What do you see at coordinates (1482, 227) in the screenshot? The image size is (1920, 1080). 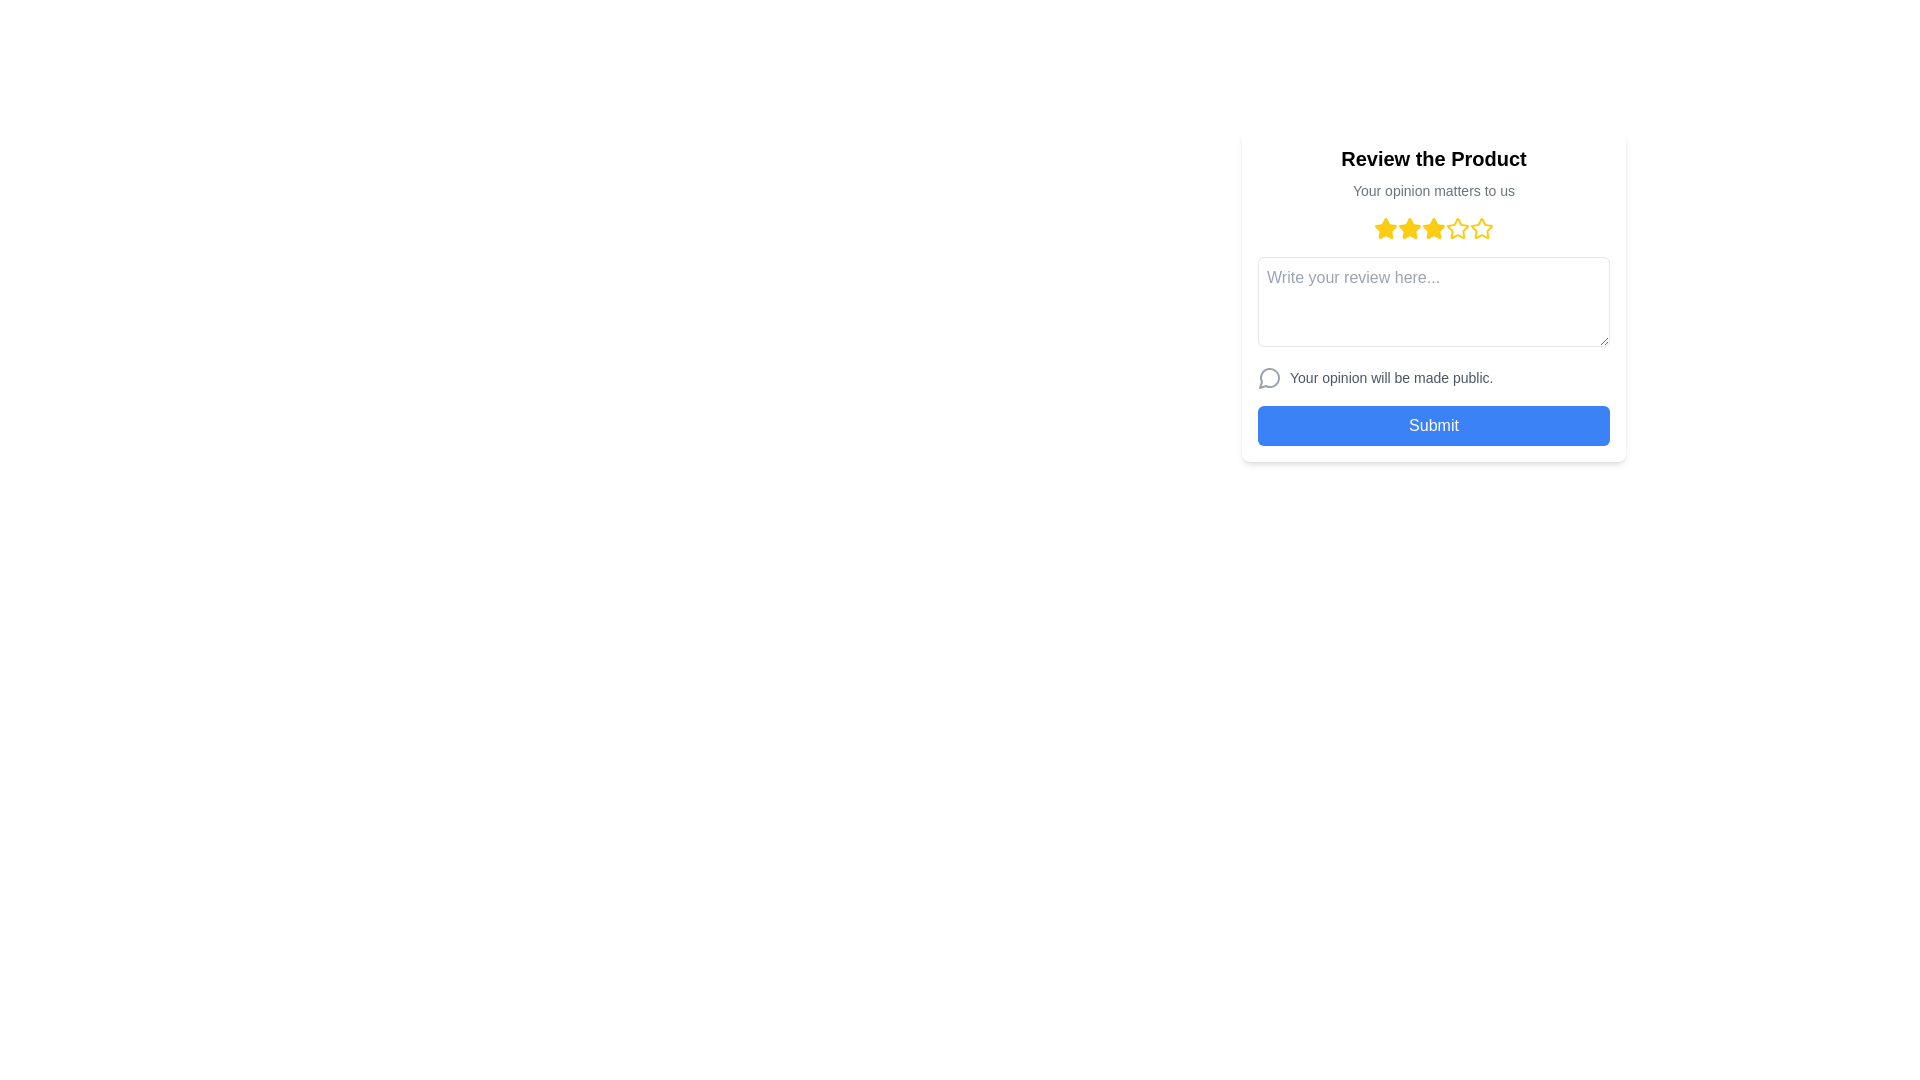 I see `the fourth star in the rating component` at bounding box center [1482, 227].